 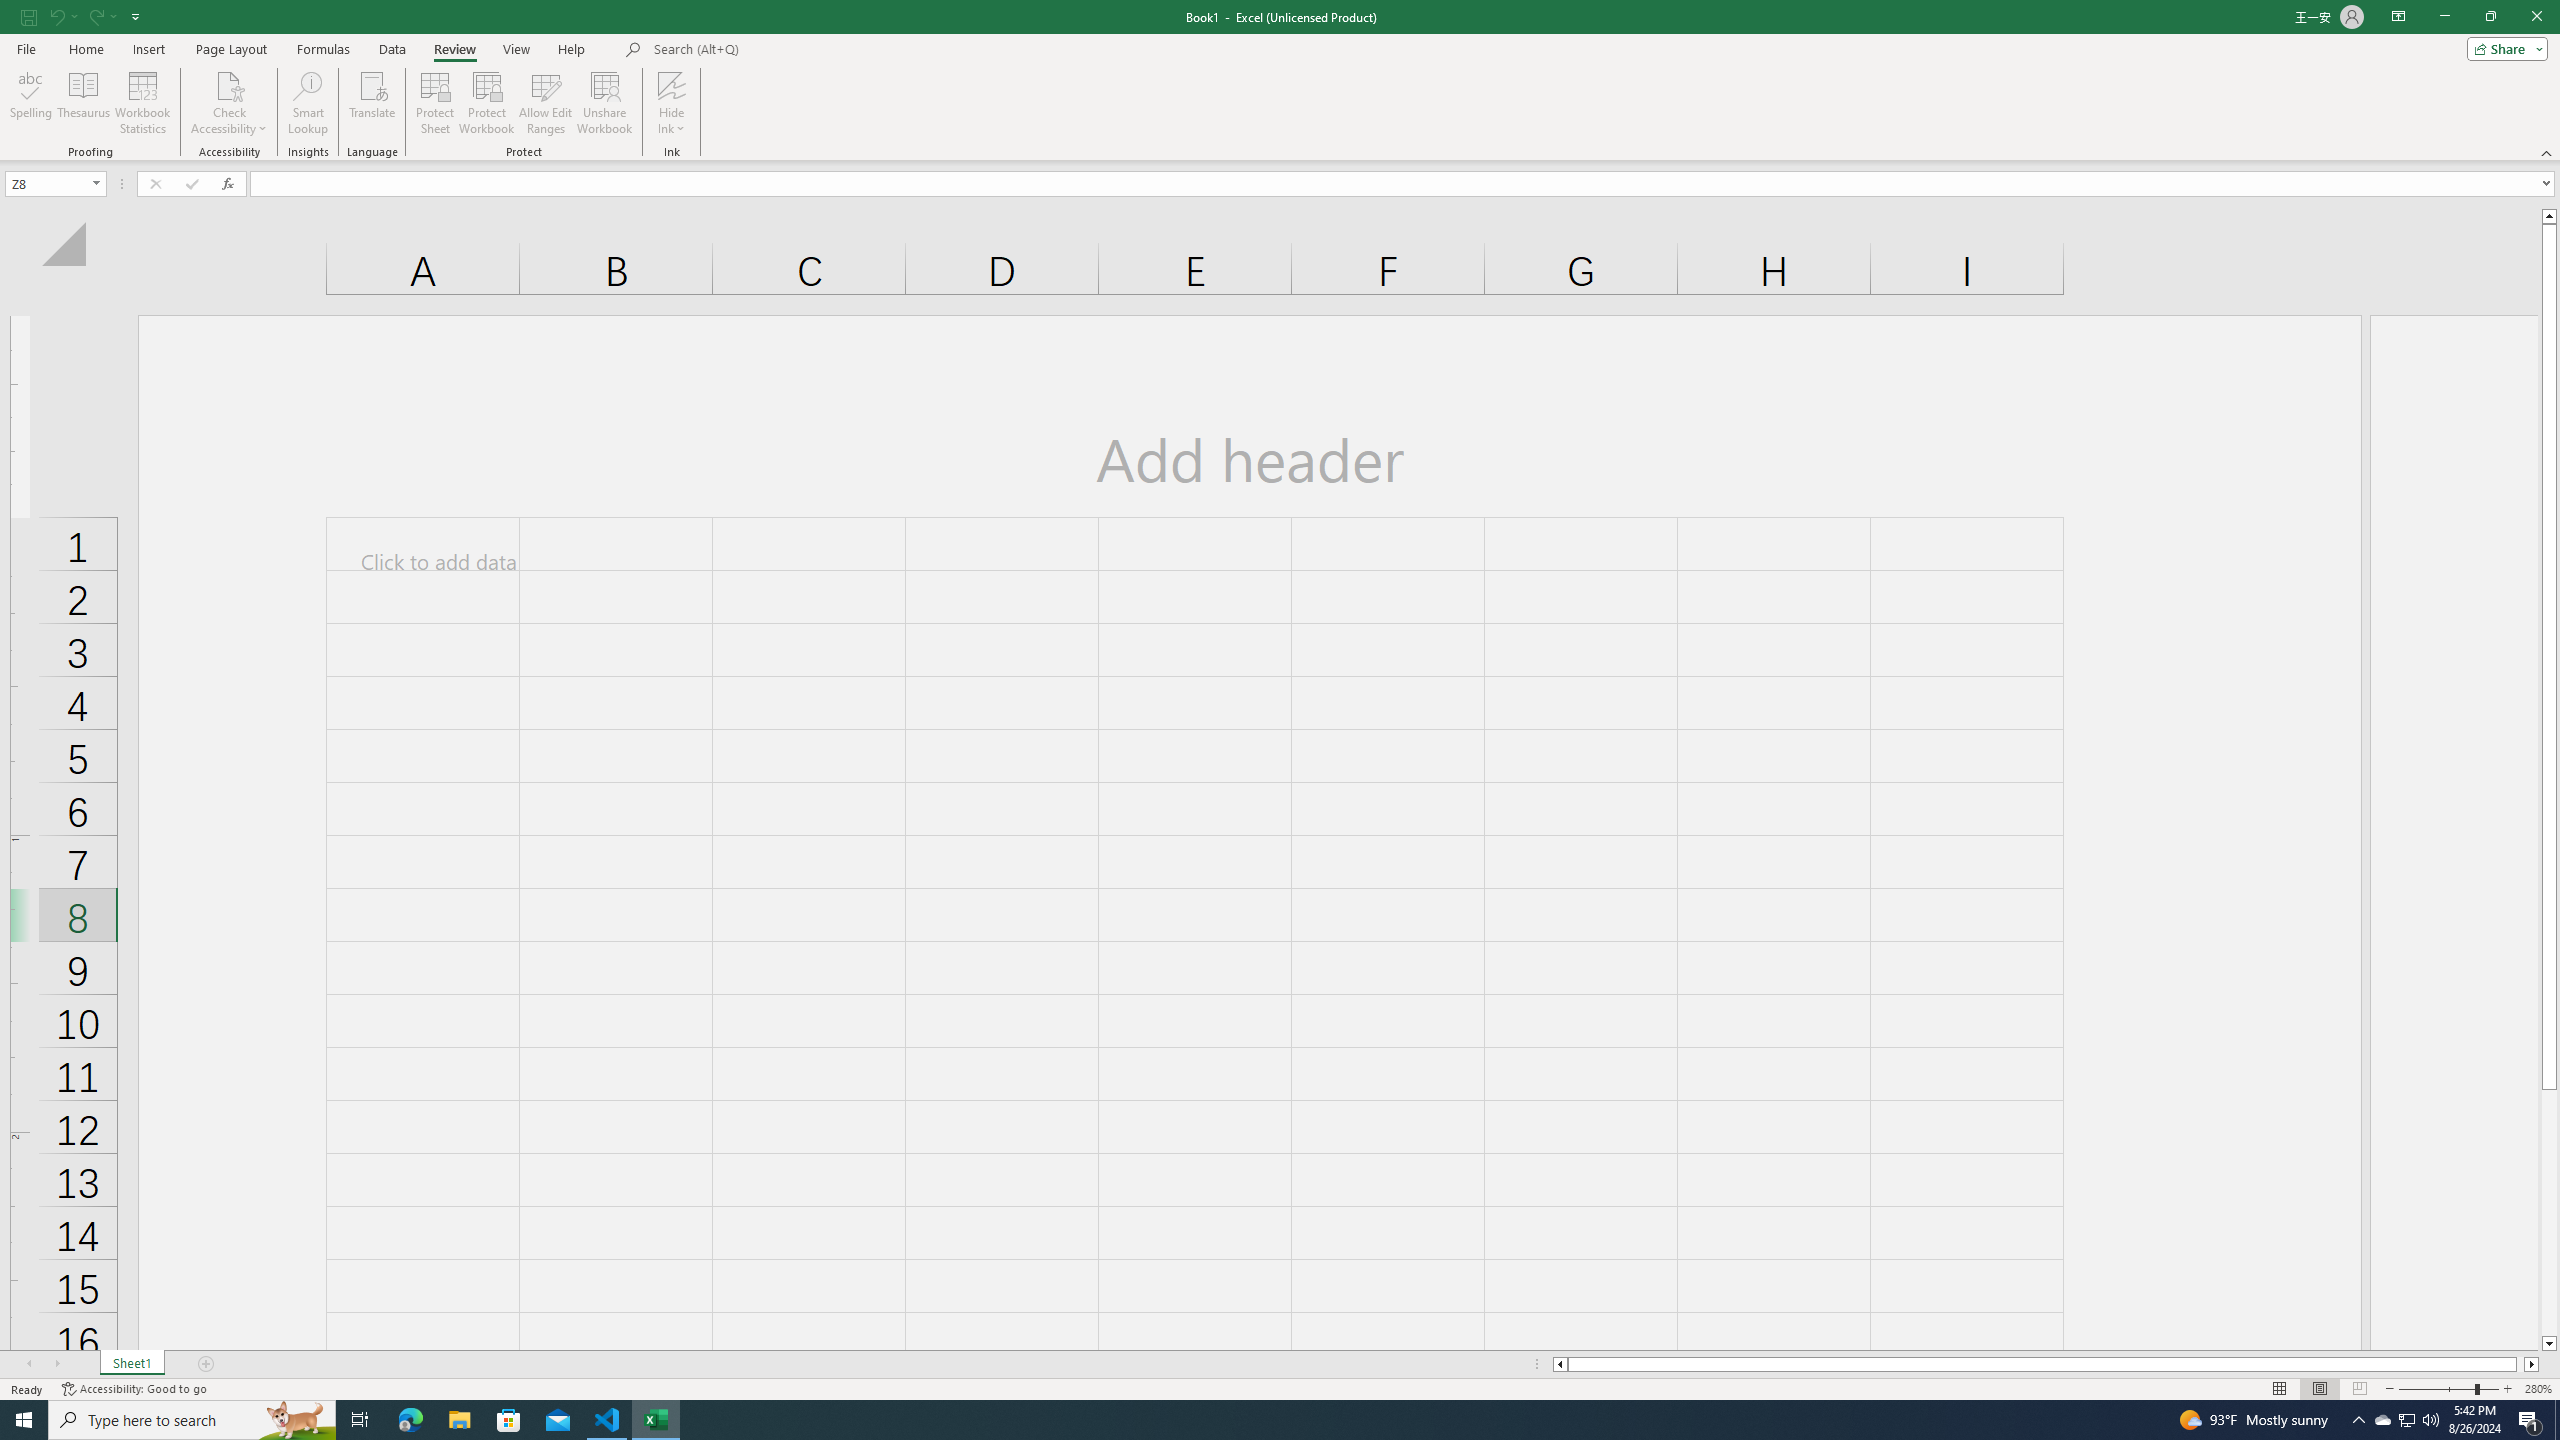 I want to click on 'Workbook Statistics', so click(x=142, y=103).